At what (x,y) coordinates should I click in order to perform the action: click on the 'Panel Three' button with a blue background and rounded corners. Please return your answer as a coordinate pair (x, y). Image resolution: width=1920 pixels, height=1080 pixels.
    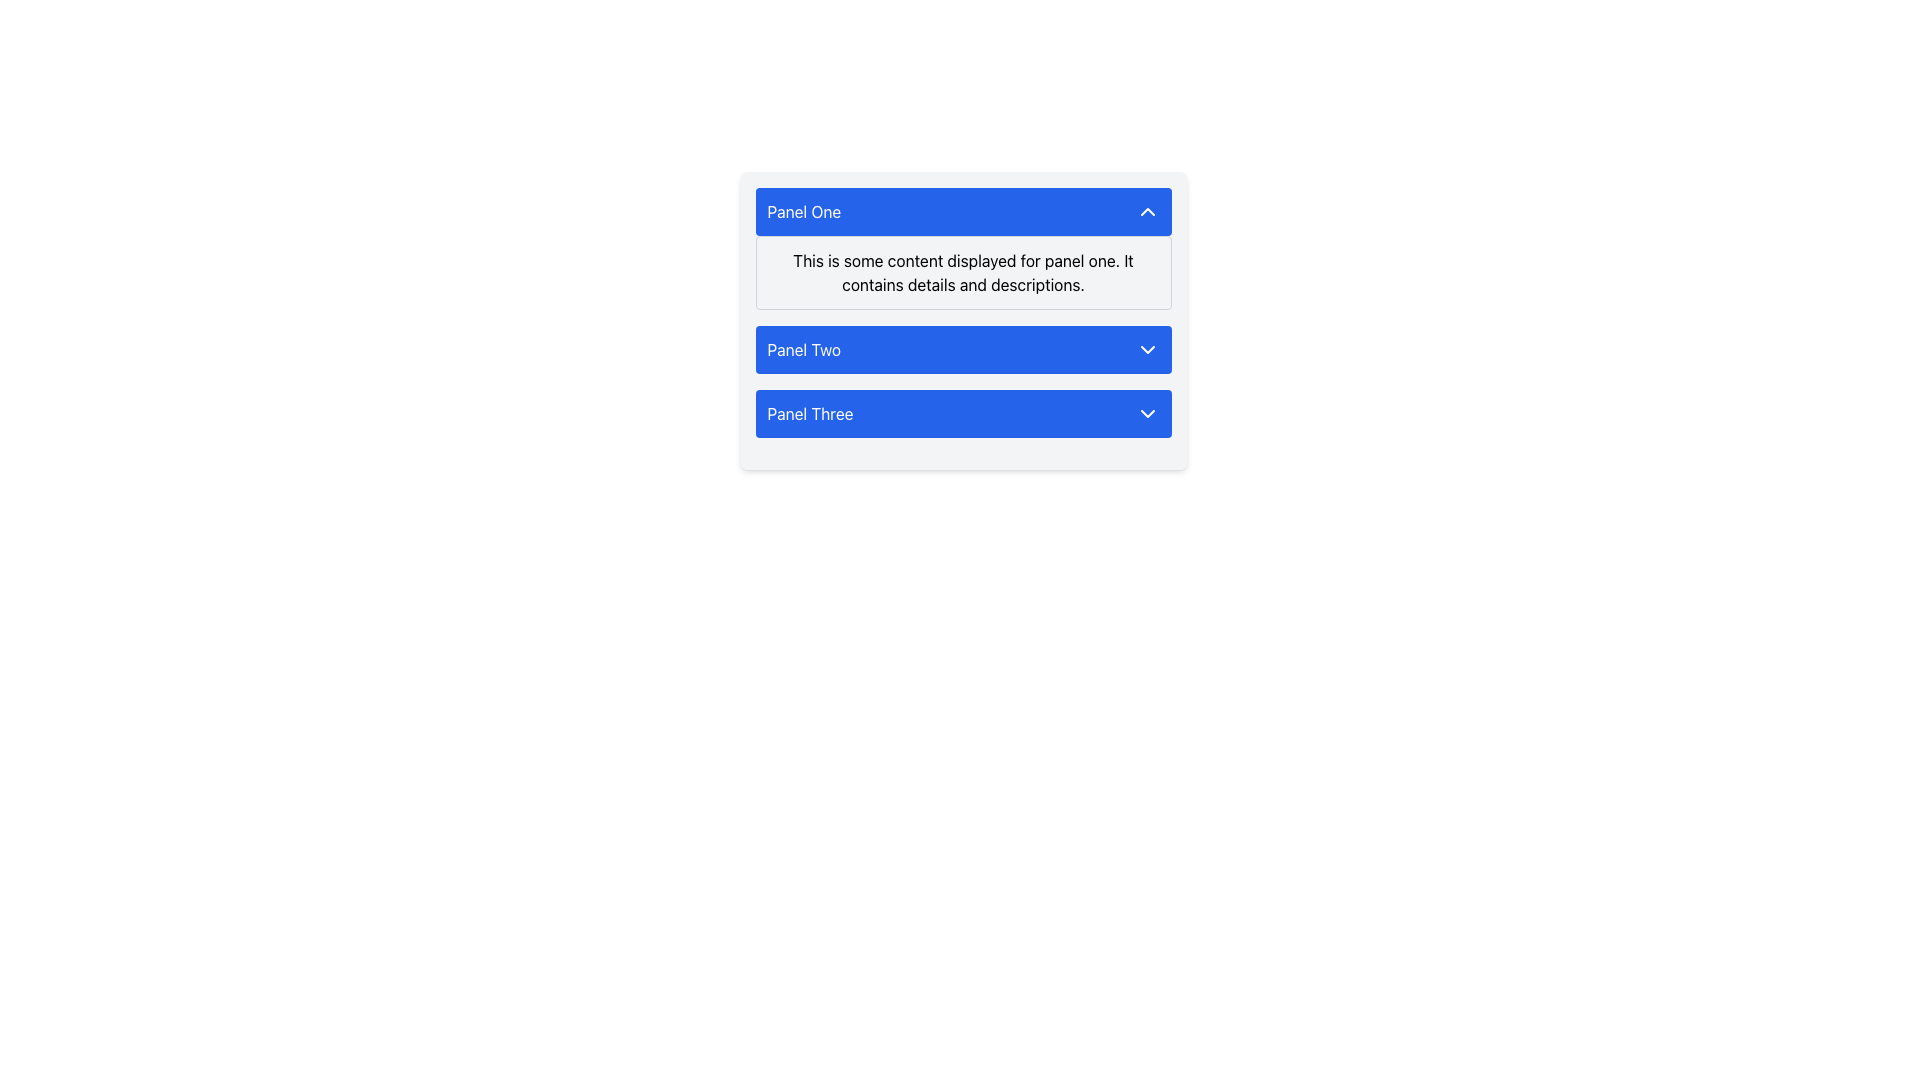
    Looking at the image, I should click on (963, 412).